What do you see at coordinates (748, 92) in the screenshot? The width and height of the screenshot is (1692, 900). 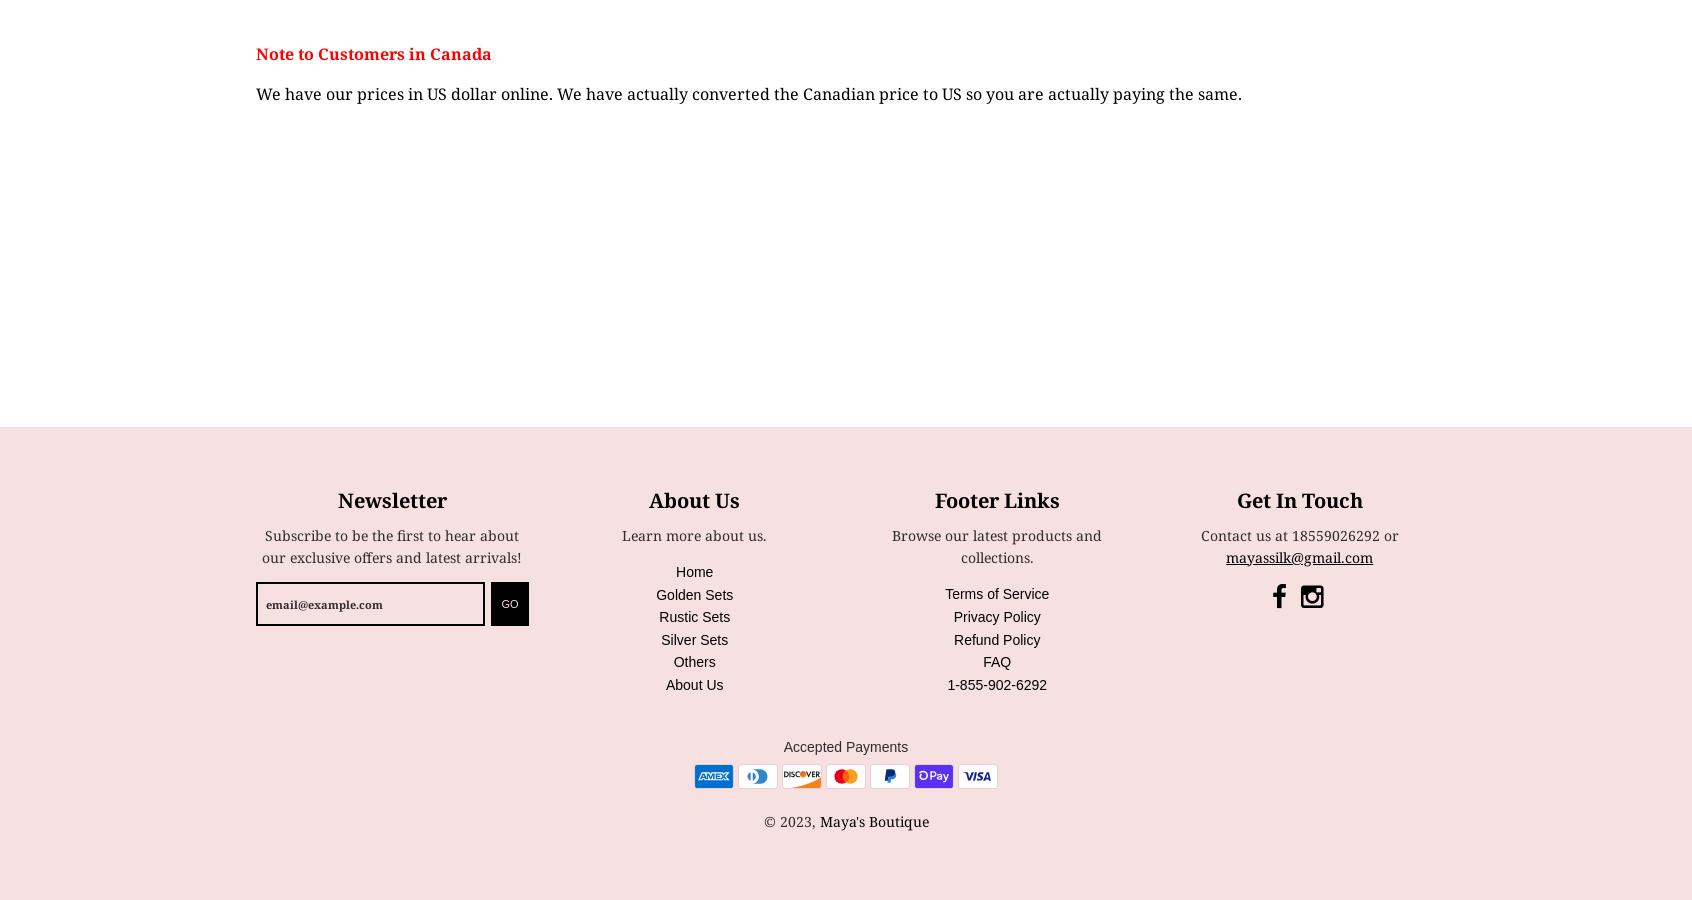 I see `'We have our prices in US dollar online. We have actually converted the Canadian price to US so you are actually paying the same.'` at bounding box center [748, 92].